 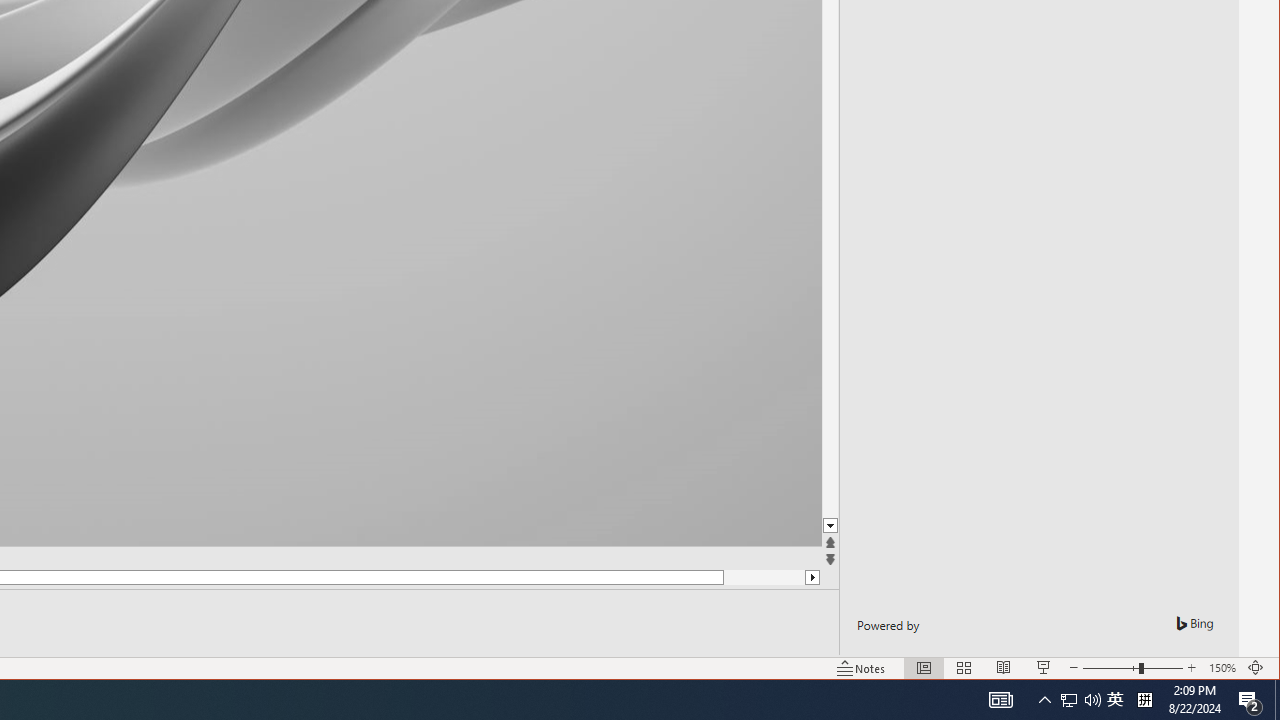 What do you see at coordinates (1000, 698) in the screenshot?
I see `'AutomationID: 4105'` at bounding box center [1000, 698].